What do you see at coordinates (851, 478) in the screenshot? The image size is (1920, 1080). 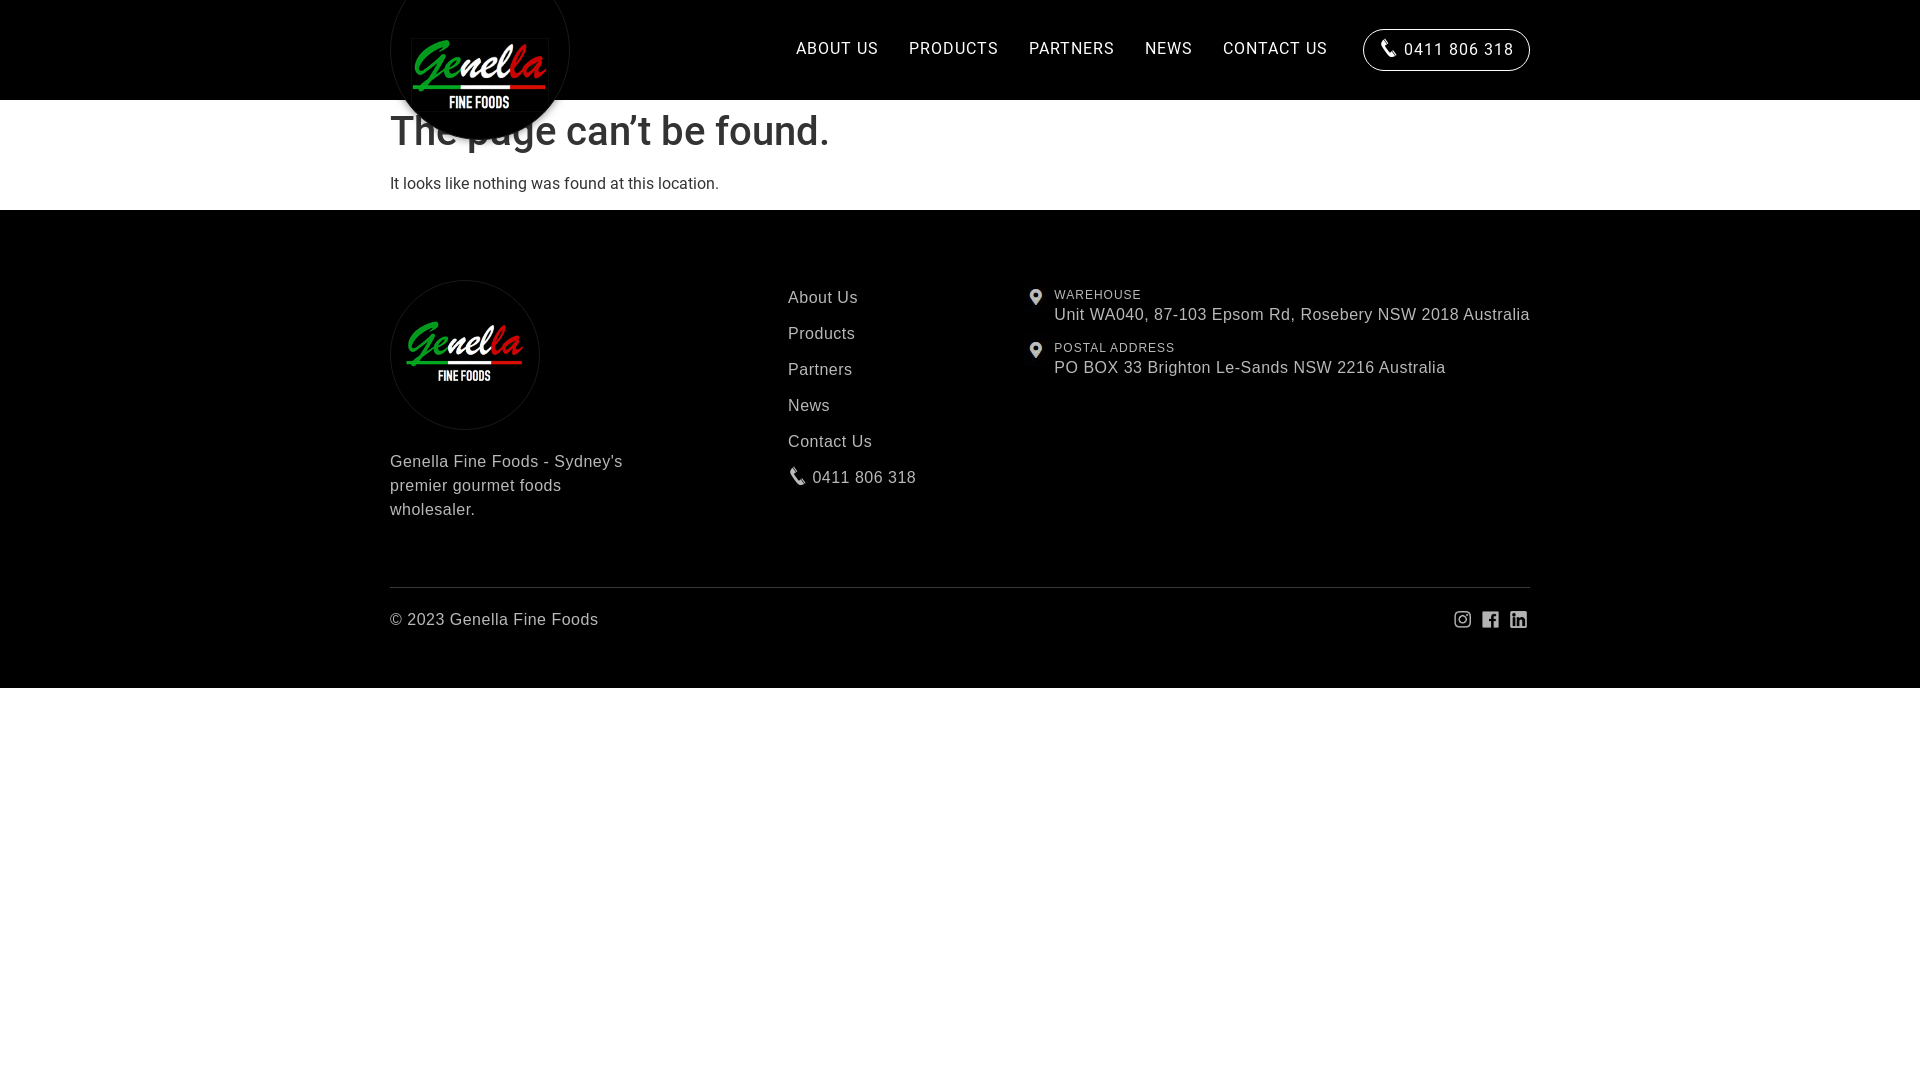 I see `'0411 806 318'` at bounding box center [851, 478].